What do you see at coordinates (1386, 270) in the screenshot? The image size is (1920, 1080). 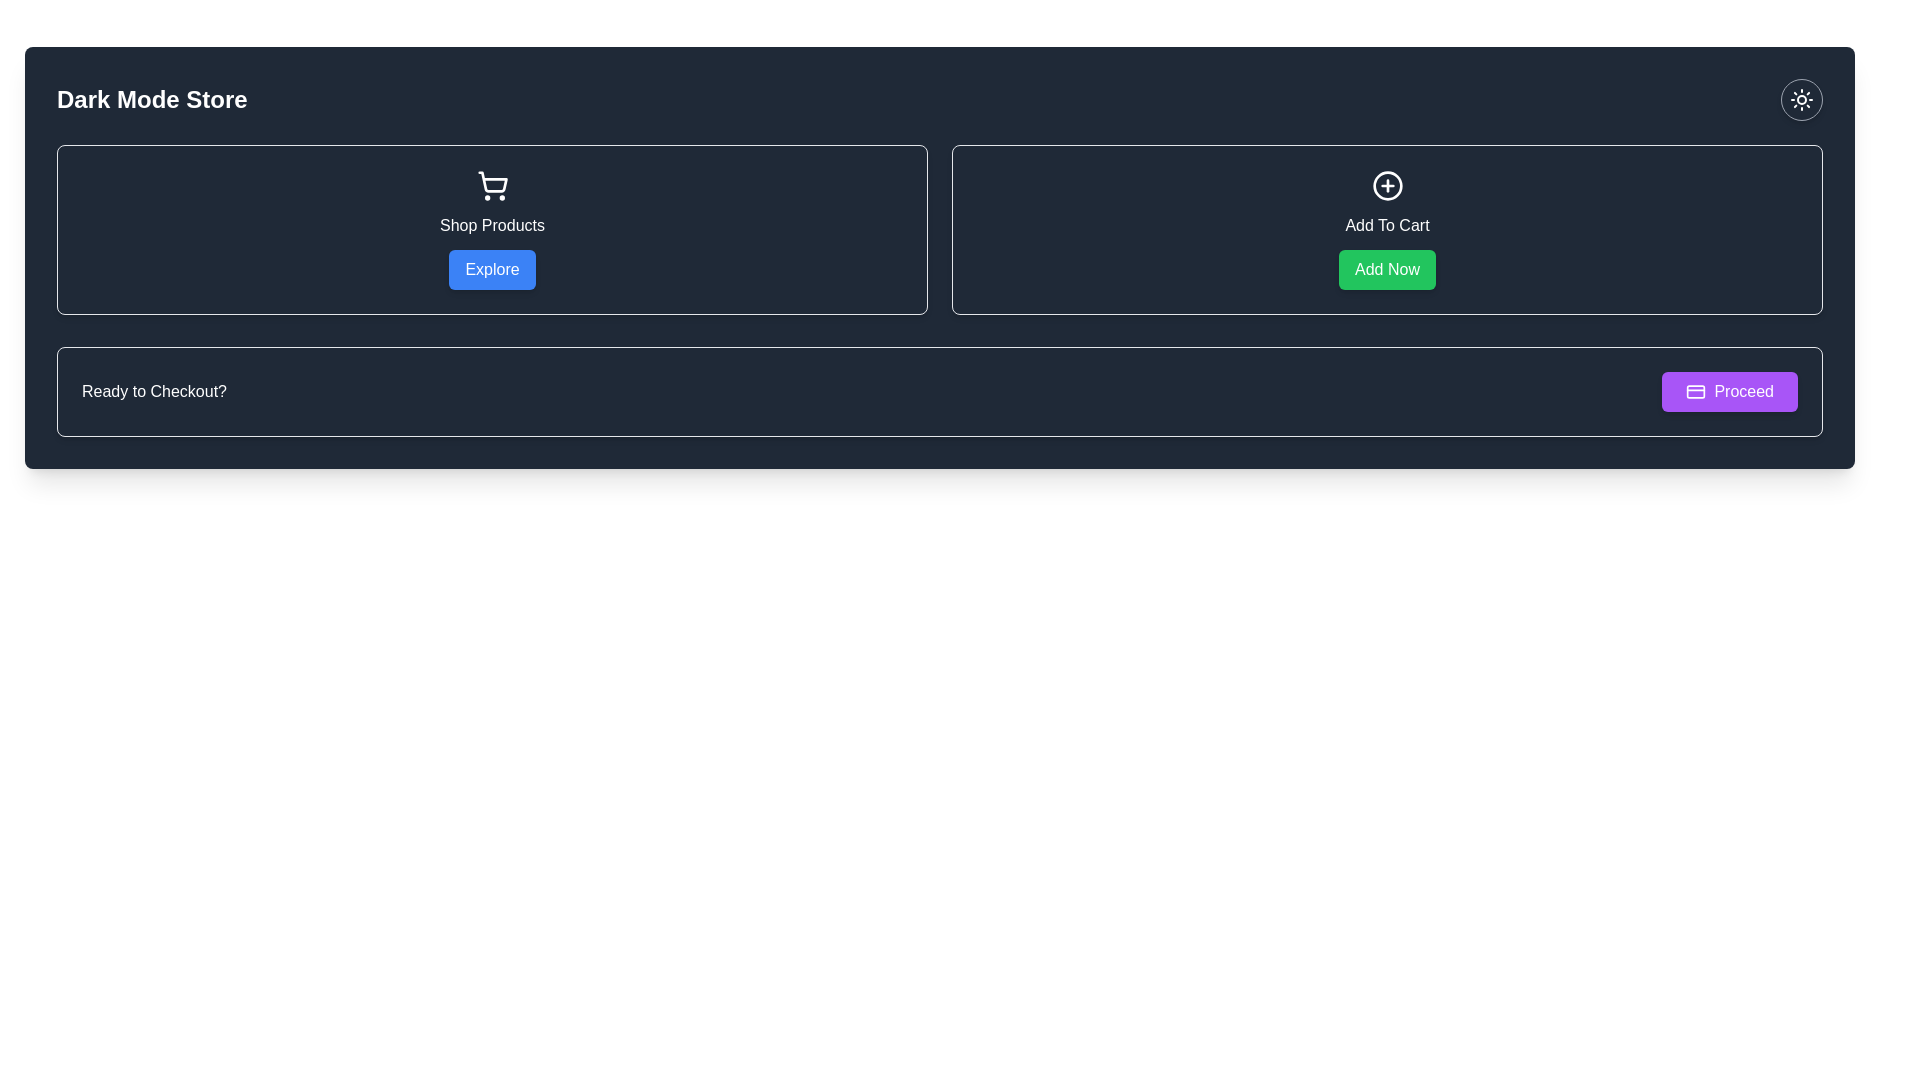 I see `the prominent green 'Add Now' button with white text` at bounding box center [1386, 270].